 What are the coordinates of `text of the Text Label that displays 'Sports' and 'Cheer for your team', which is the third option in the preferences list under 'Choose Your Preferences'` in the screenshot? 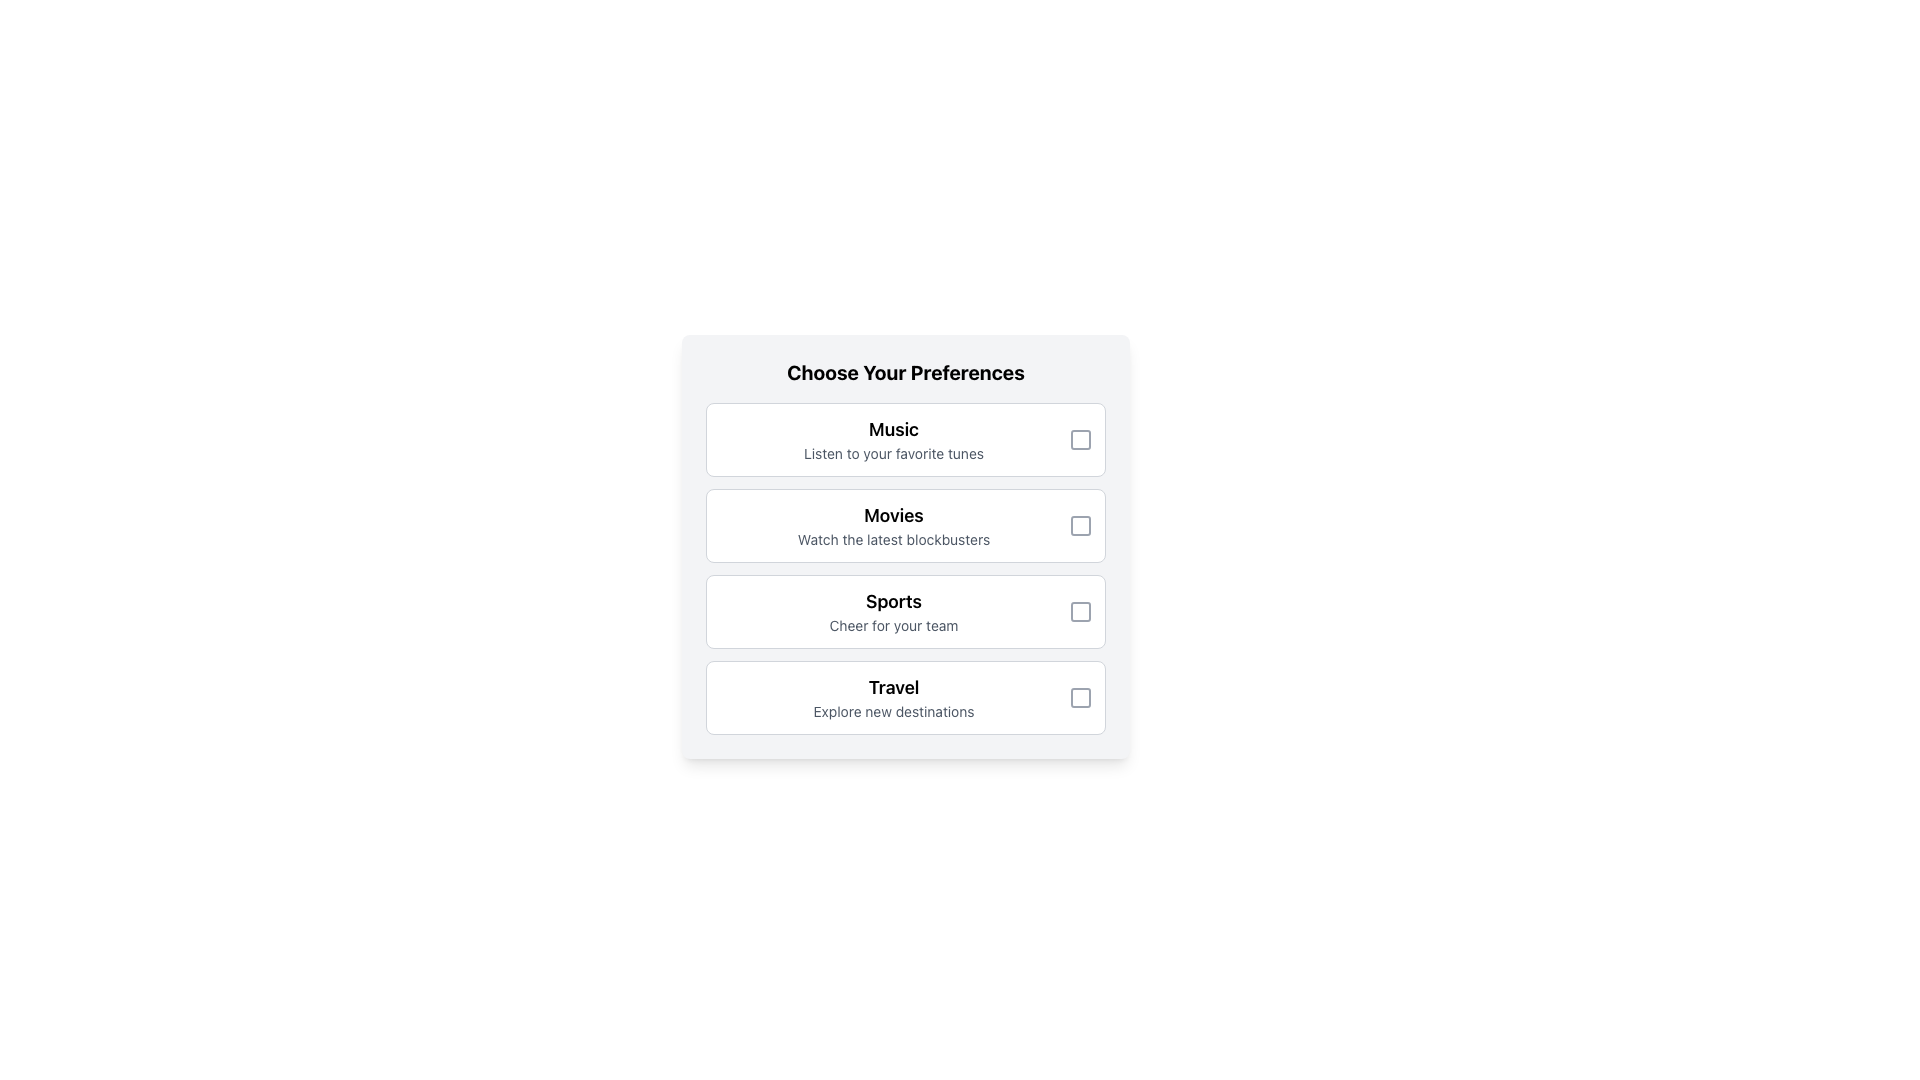 It's located at (892, 611).